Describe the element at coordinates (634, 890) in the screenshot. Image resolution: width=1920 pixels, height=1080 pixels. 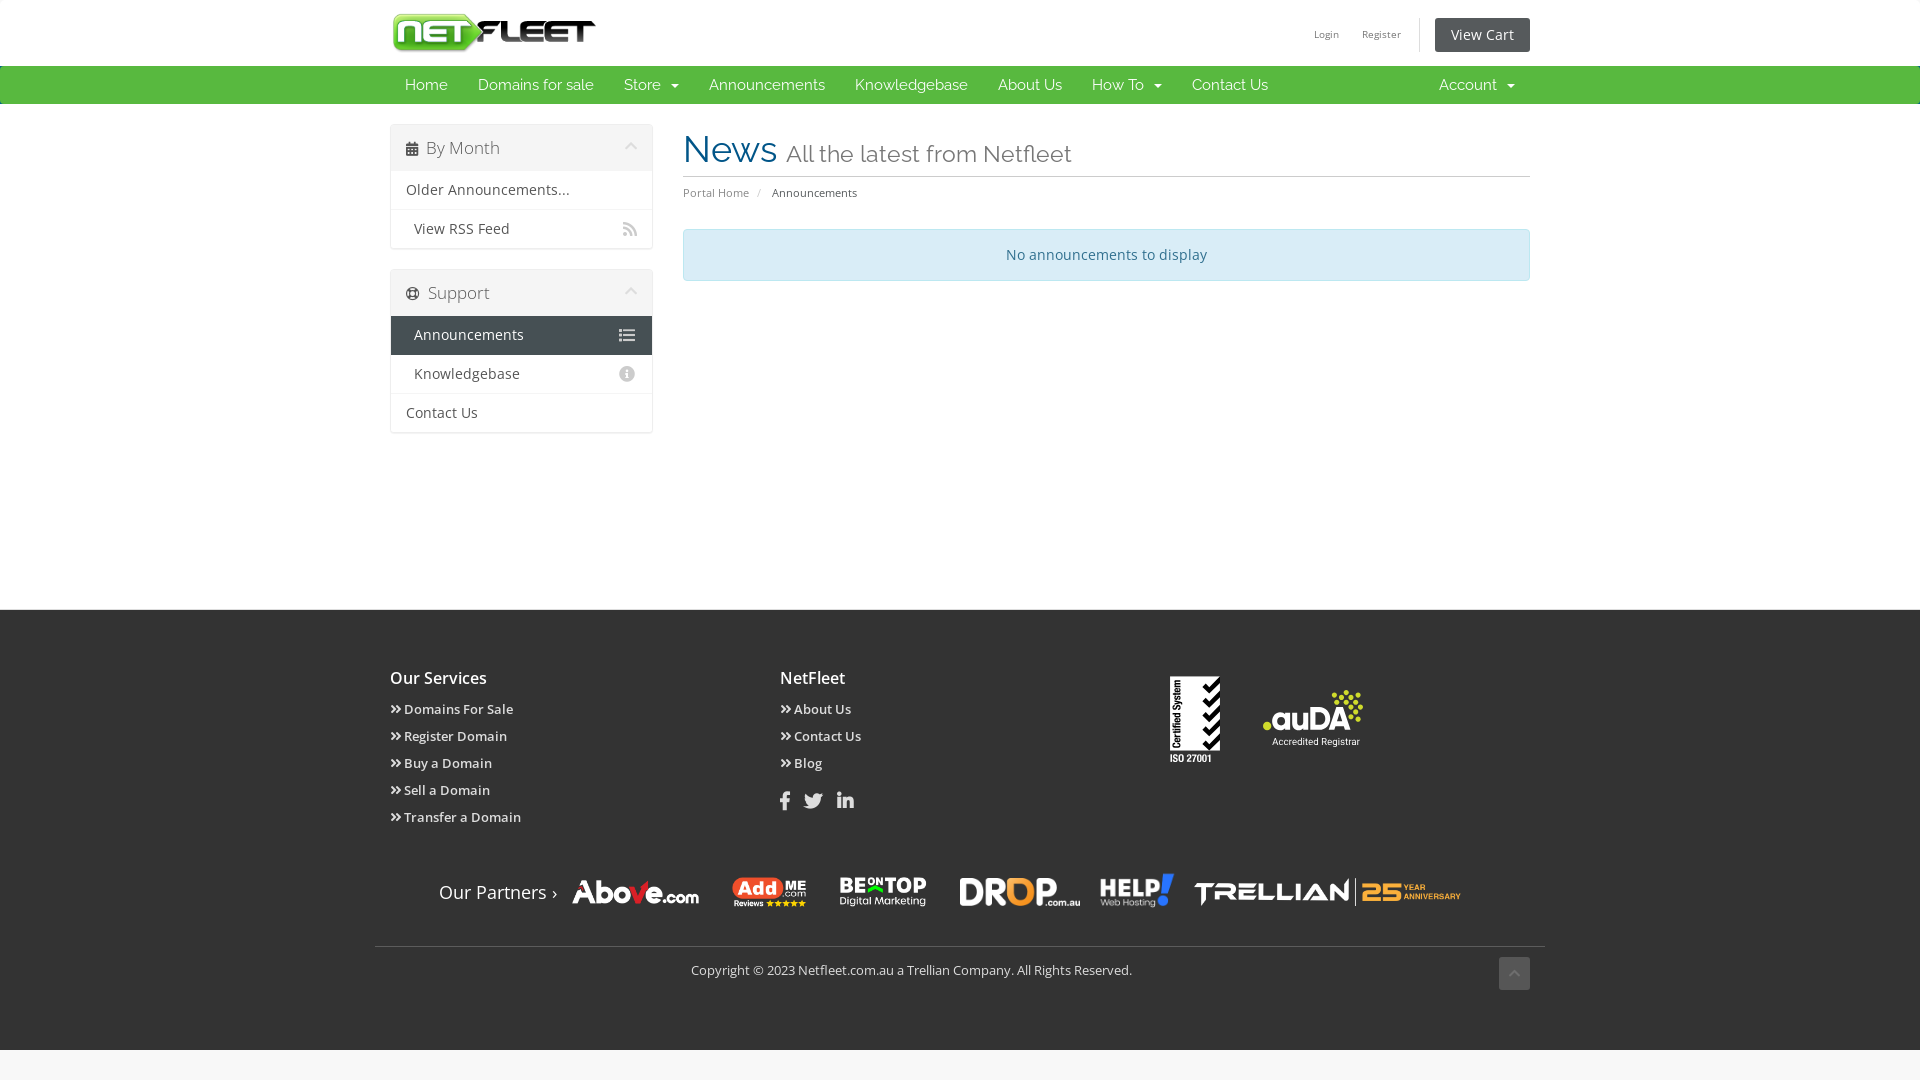
I see `'Above.com - Domain Portfolio Manager'` at that location.